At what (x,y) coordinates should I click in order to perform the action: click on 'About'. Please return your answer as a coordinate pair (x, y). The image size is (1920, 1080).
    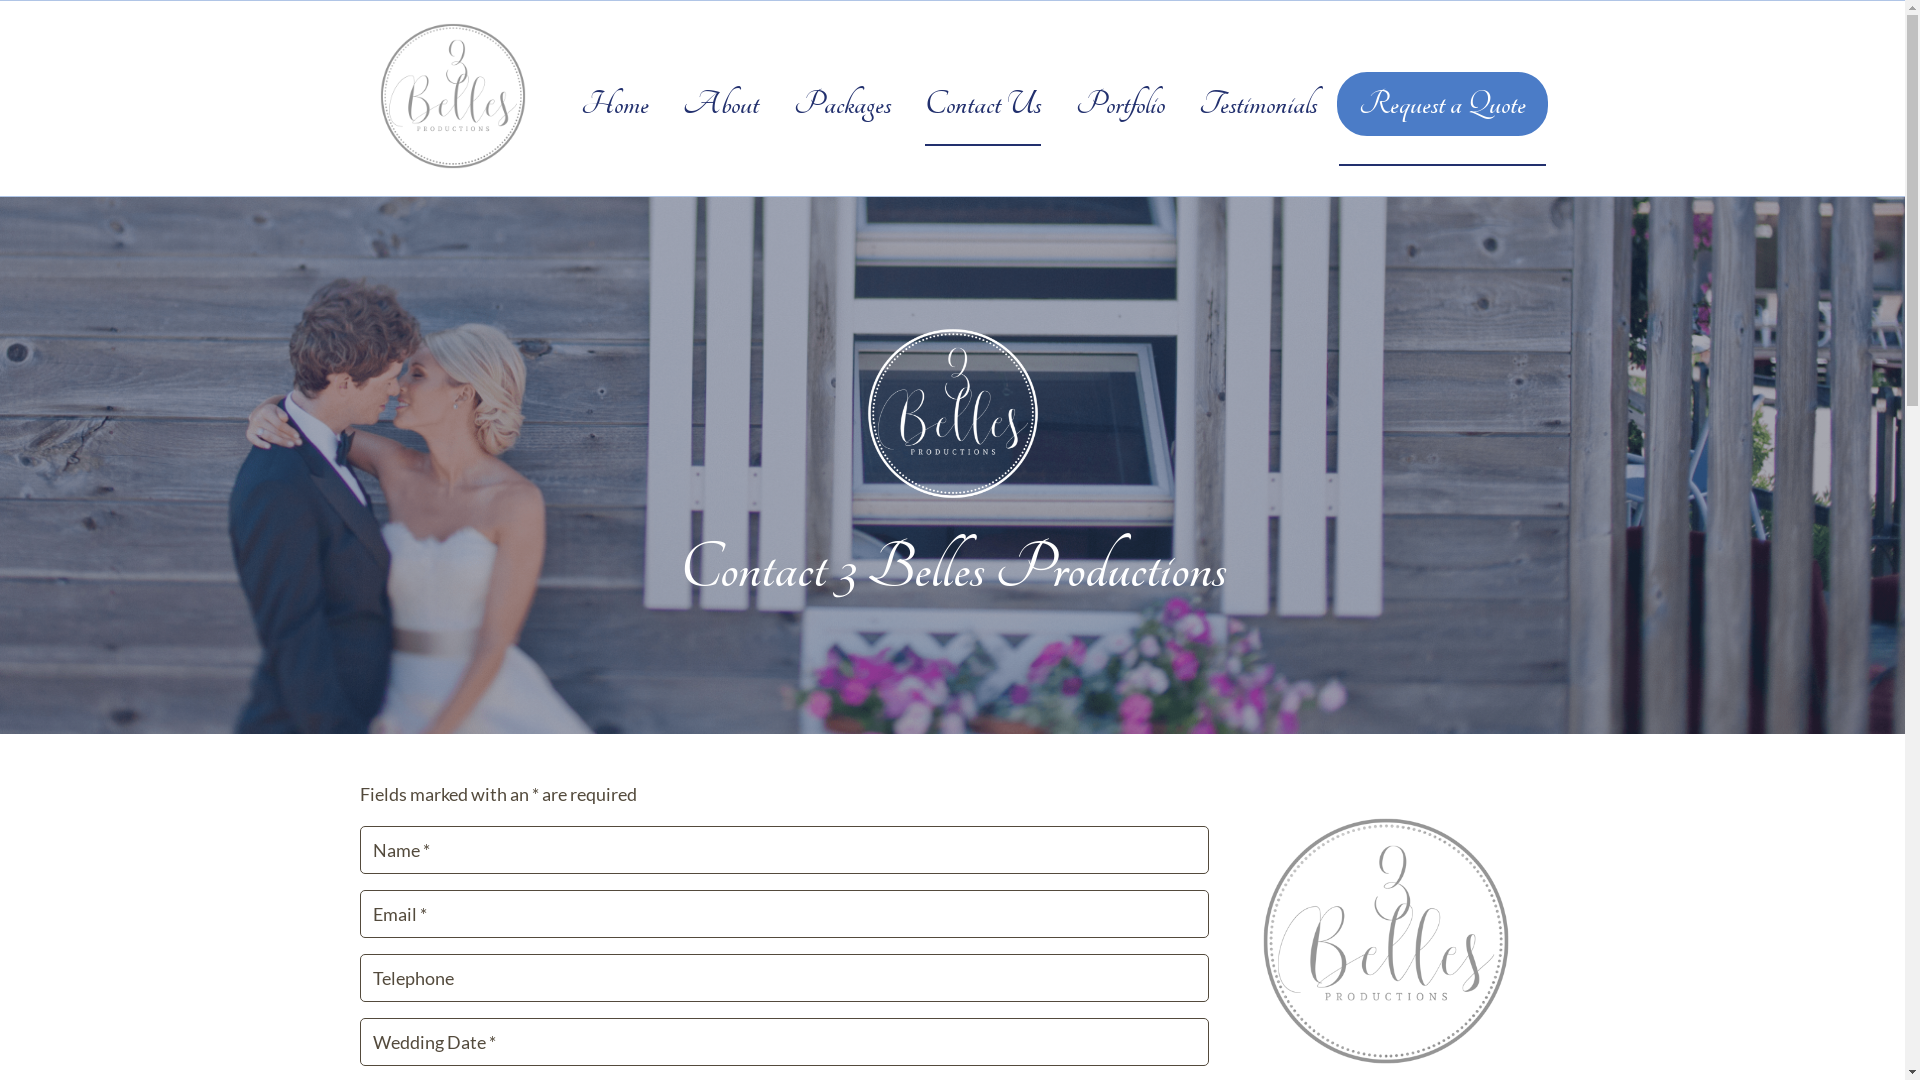
    Looking at the image, I should click on (682, 104).